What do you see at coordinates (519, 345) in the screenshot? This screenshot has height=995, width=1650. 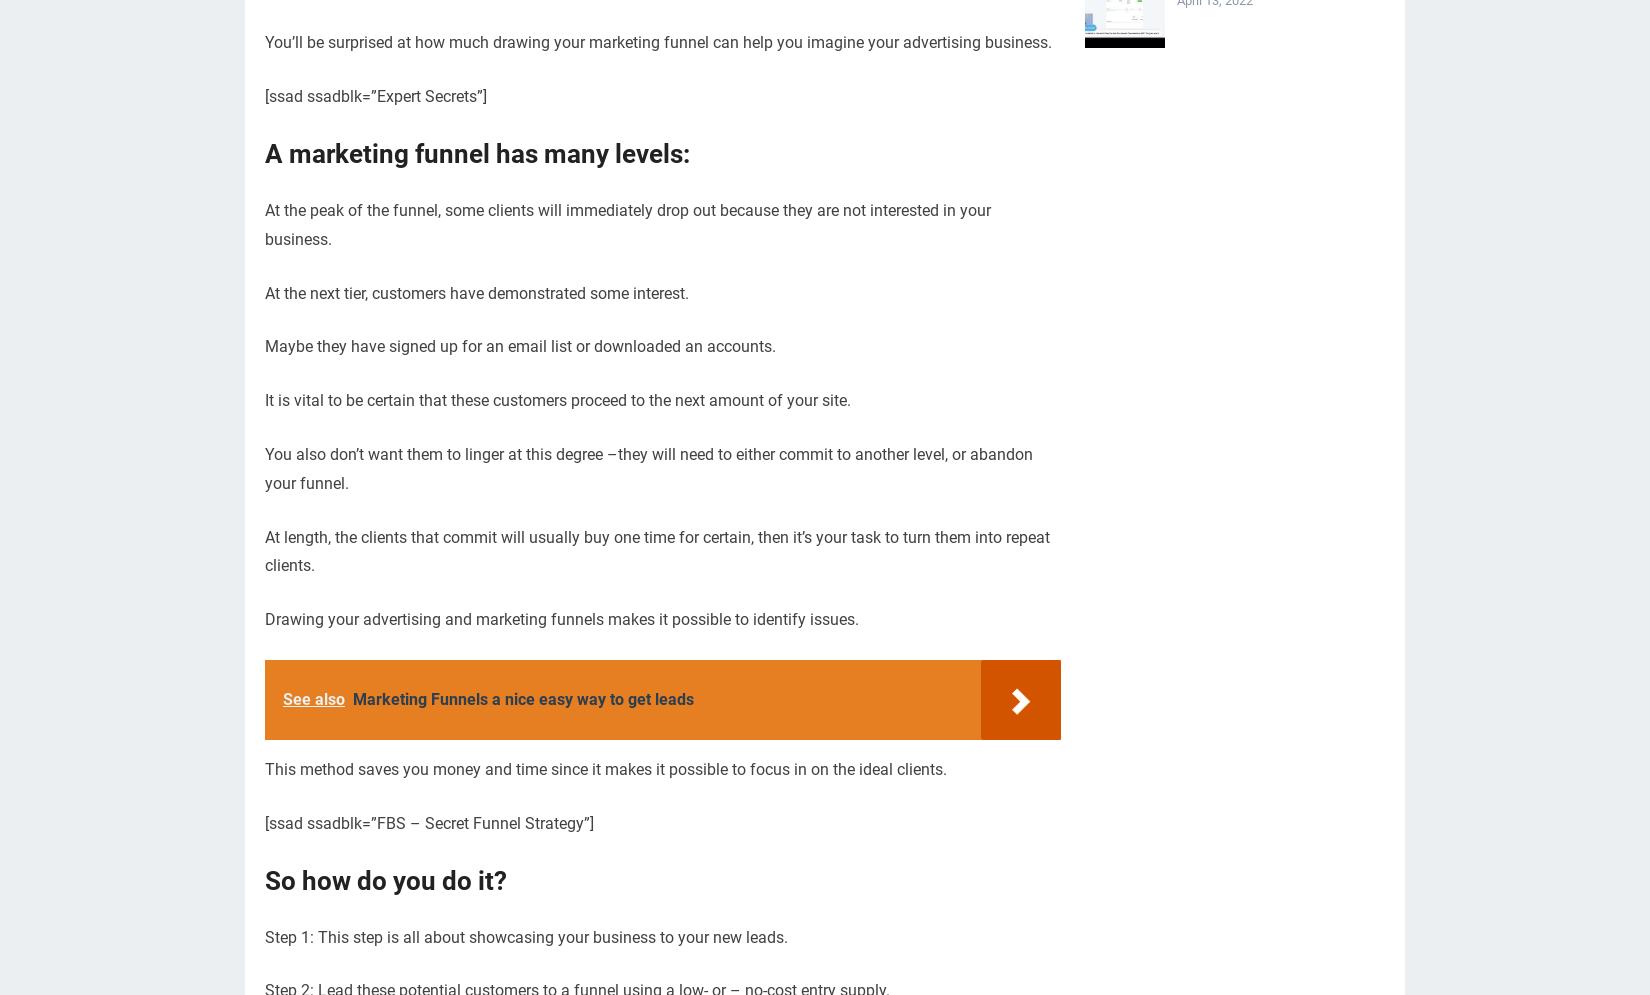 I see `'Maybe they have signed up for an email list or downloaded an accounts.'` at bounding box center [519, 345].